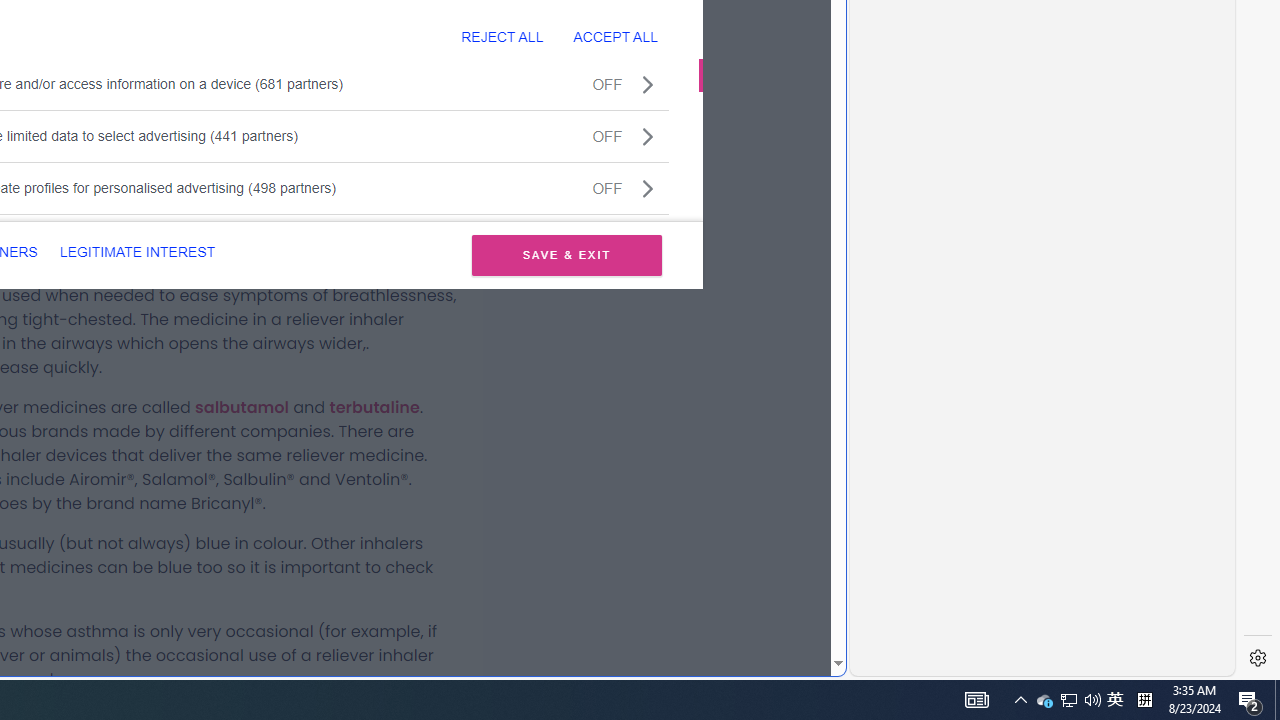  What do you see at coordinates (648, 187) in the screenshot?
I see `'Class: css-jswnc6'` at bounding box center [648, 187].